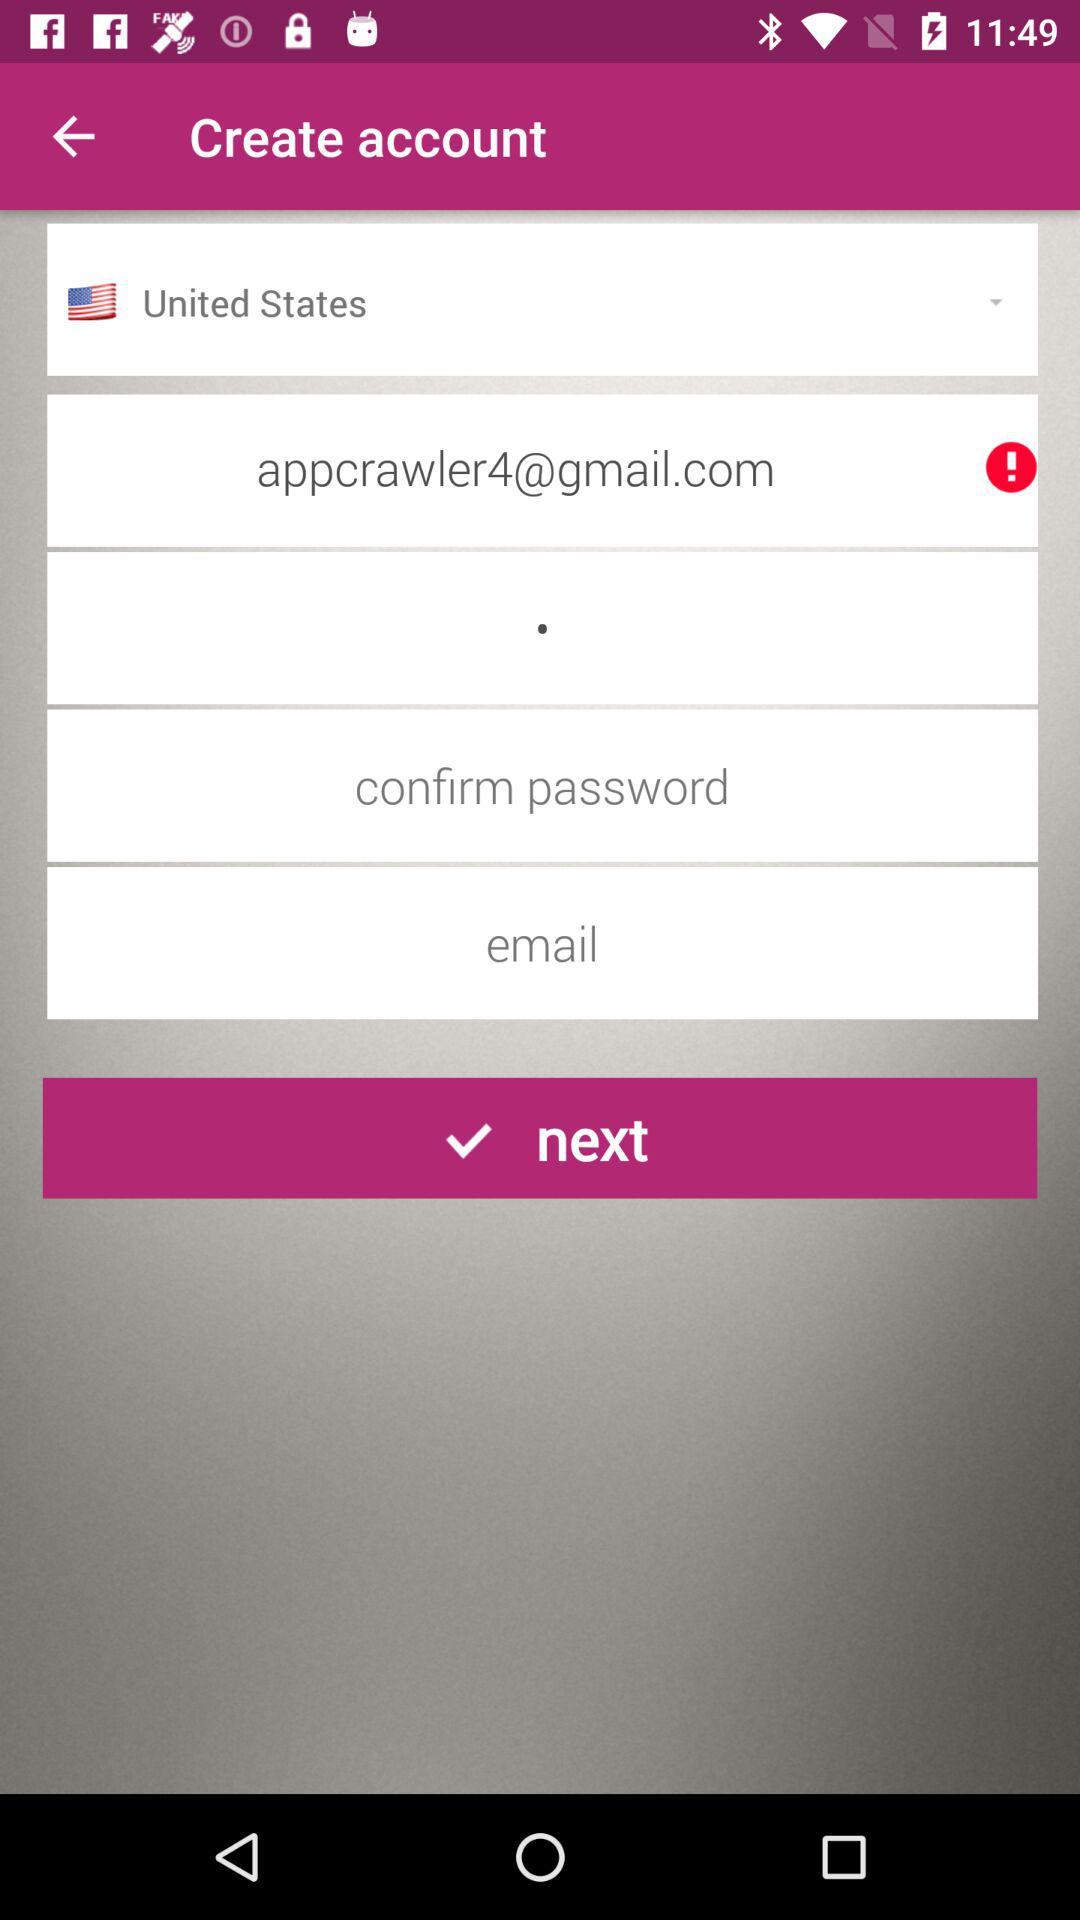  What do you see at coordinates (542, 627) in the screenshot?
I see `the item below the appcrawler4@gmail.com item` at bounding box center [542, 627].